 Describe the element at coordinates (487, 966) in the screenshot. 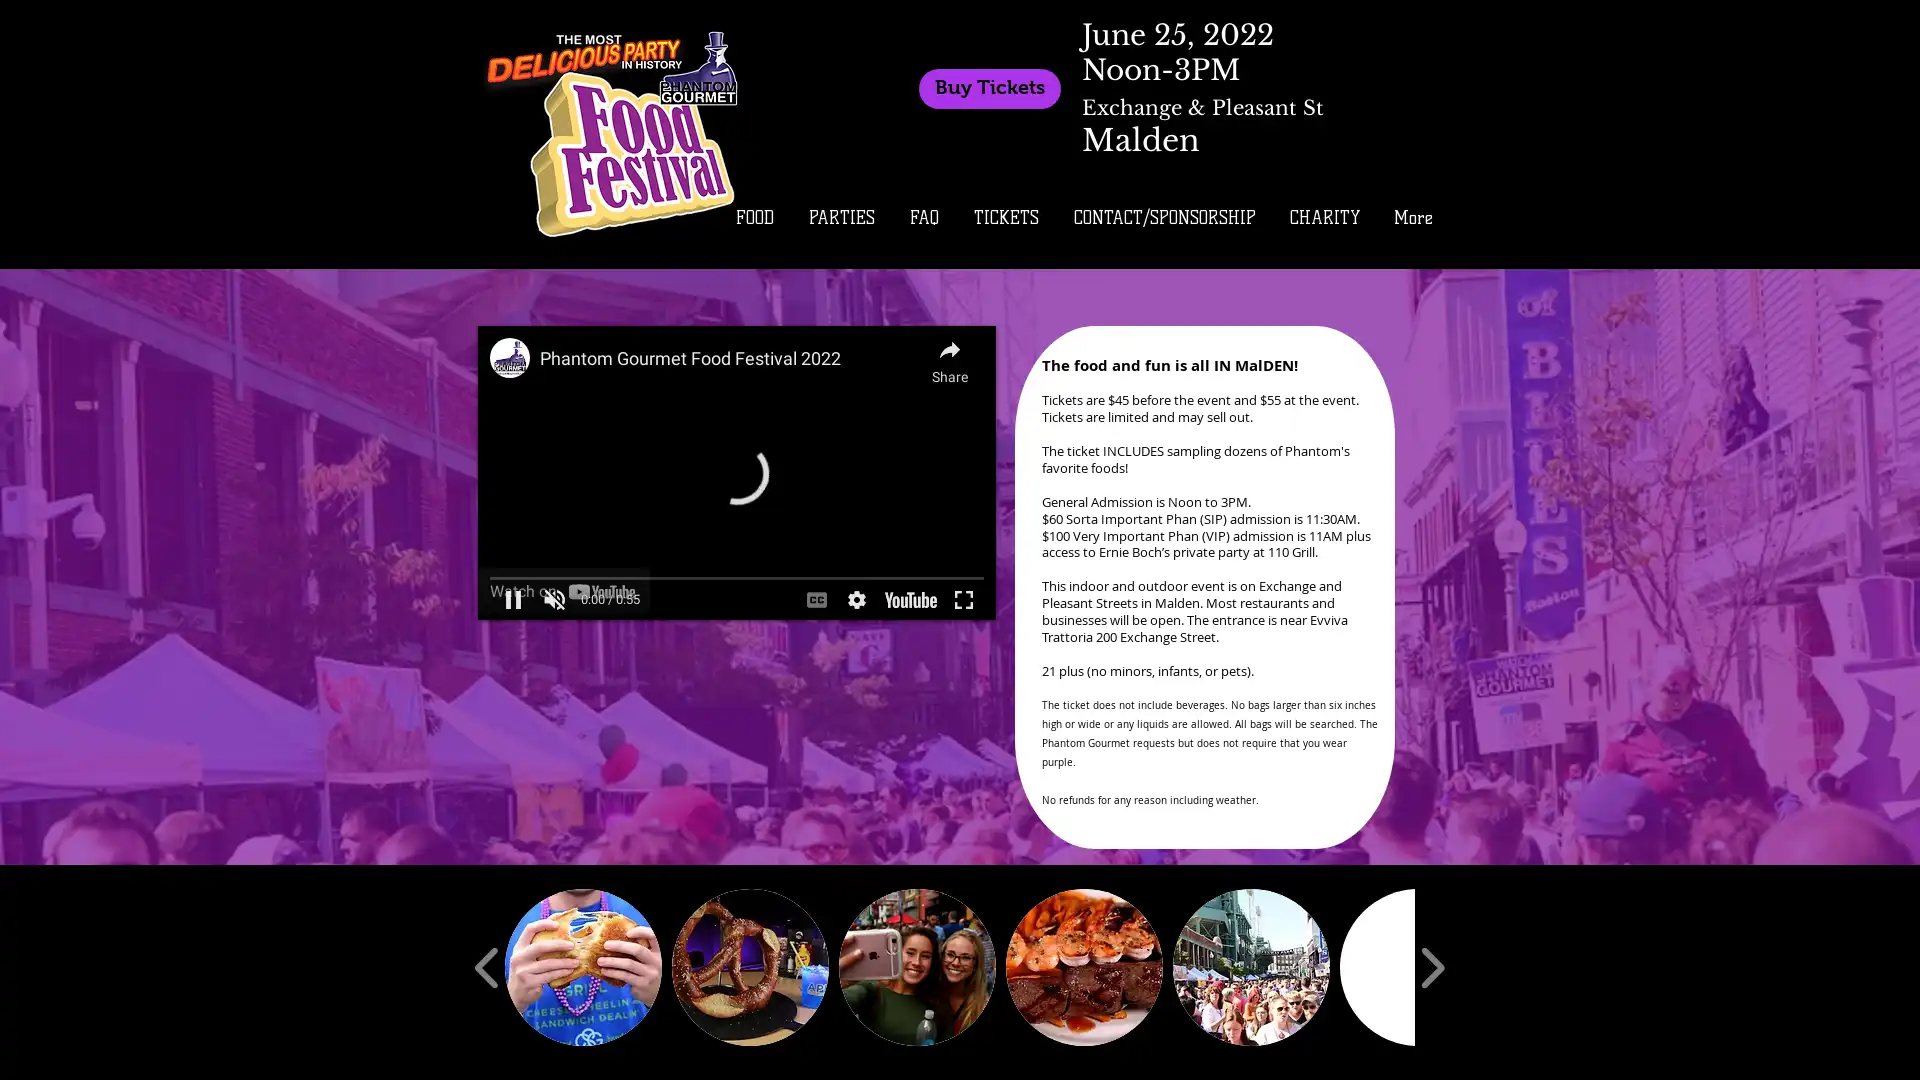

I see `play backward` at that location.